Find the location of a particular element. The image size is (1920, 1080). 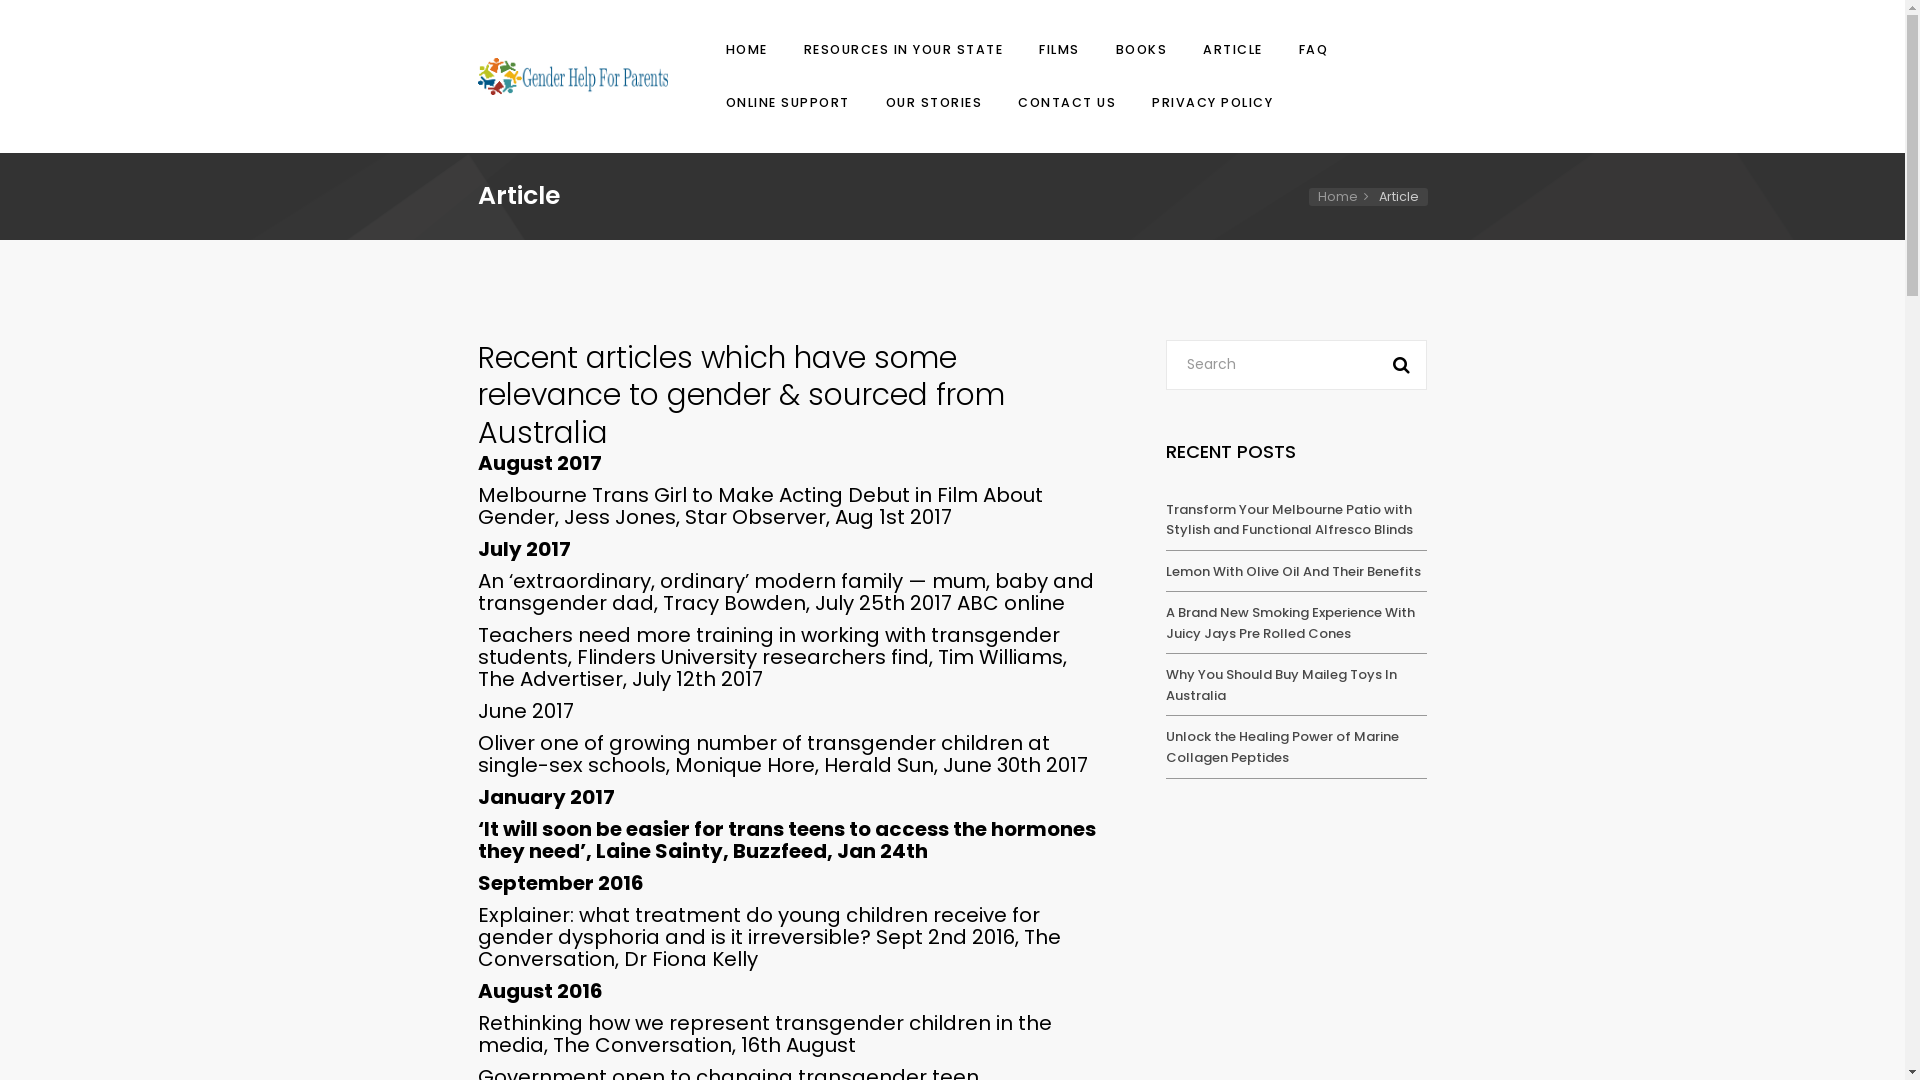

'FILMS' is located at coordinates (1033, 49).